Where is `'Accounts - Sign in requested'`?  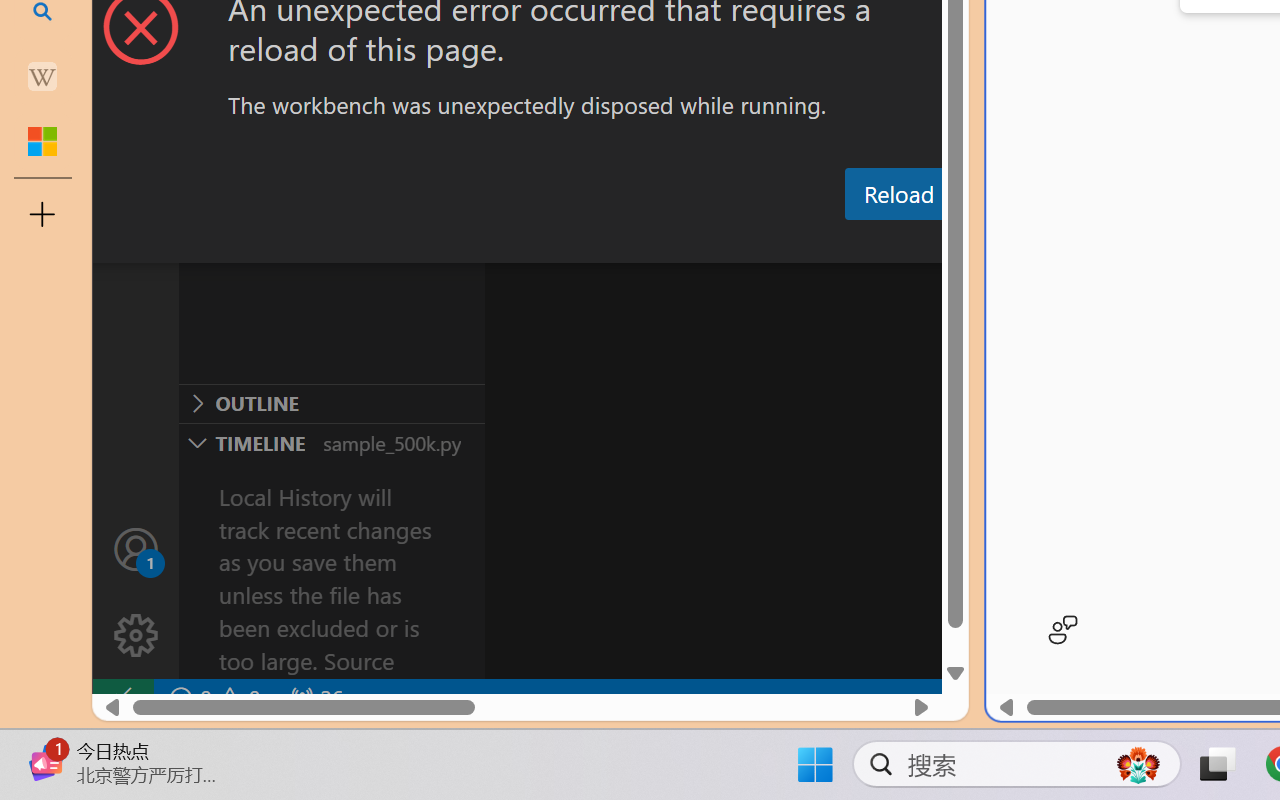 'Accounts - Sign in requested' is located at coordinates (134, 548).